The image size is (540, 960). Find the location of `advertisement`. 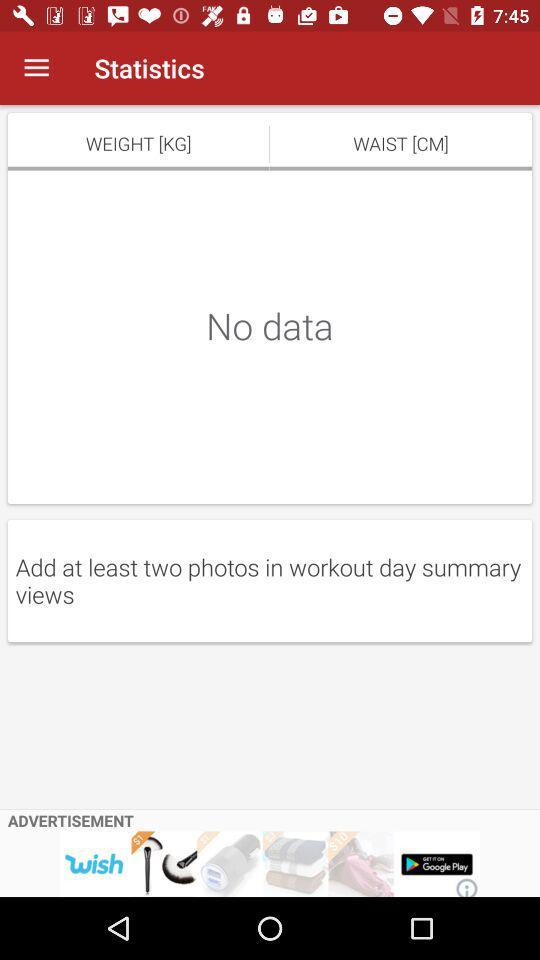

advertisement is located at coordinates (270, 863).